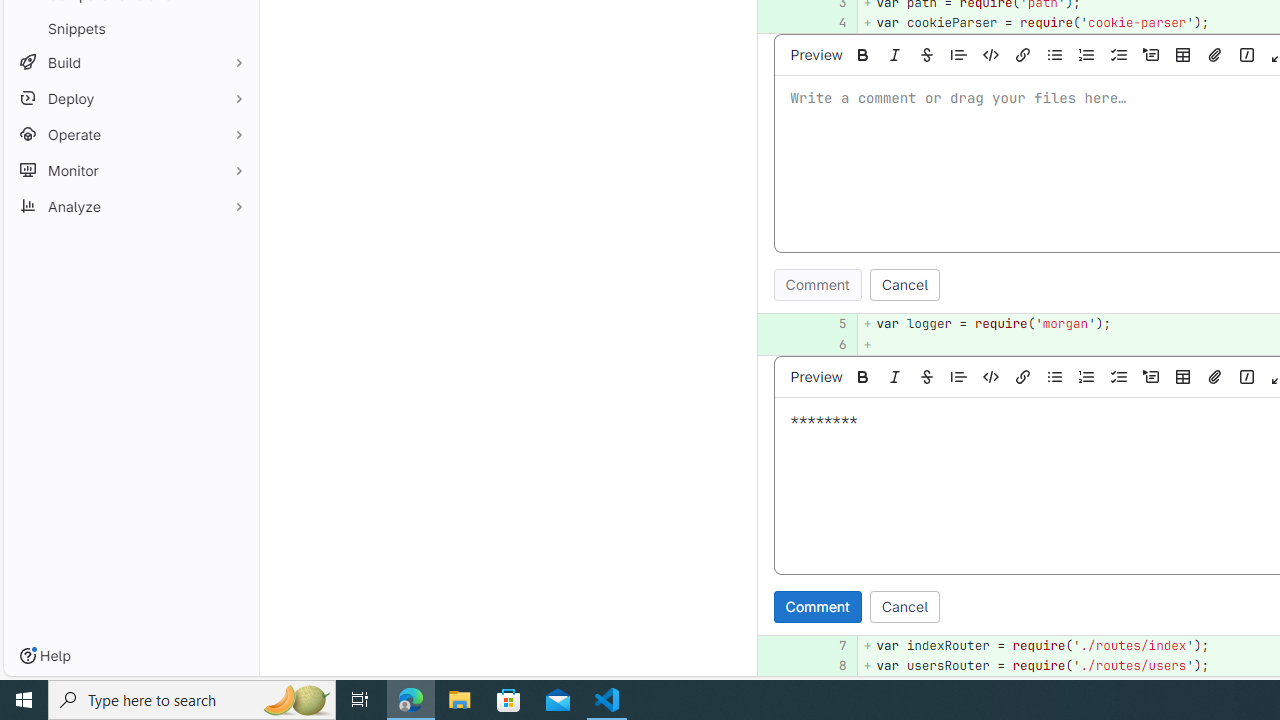 The width and height of the screenshot is (1280, 720). What do you see at coordinates (1118, 376) in the screenshot?
I see `'Add a checklist'` at bounding box center [1118, 376].